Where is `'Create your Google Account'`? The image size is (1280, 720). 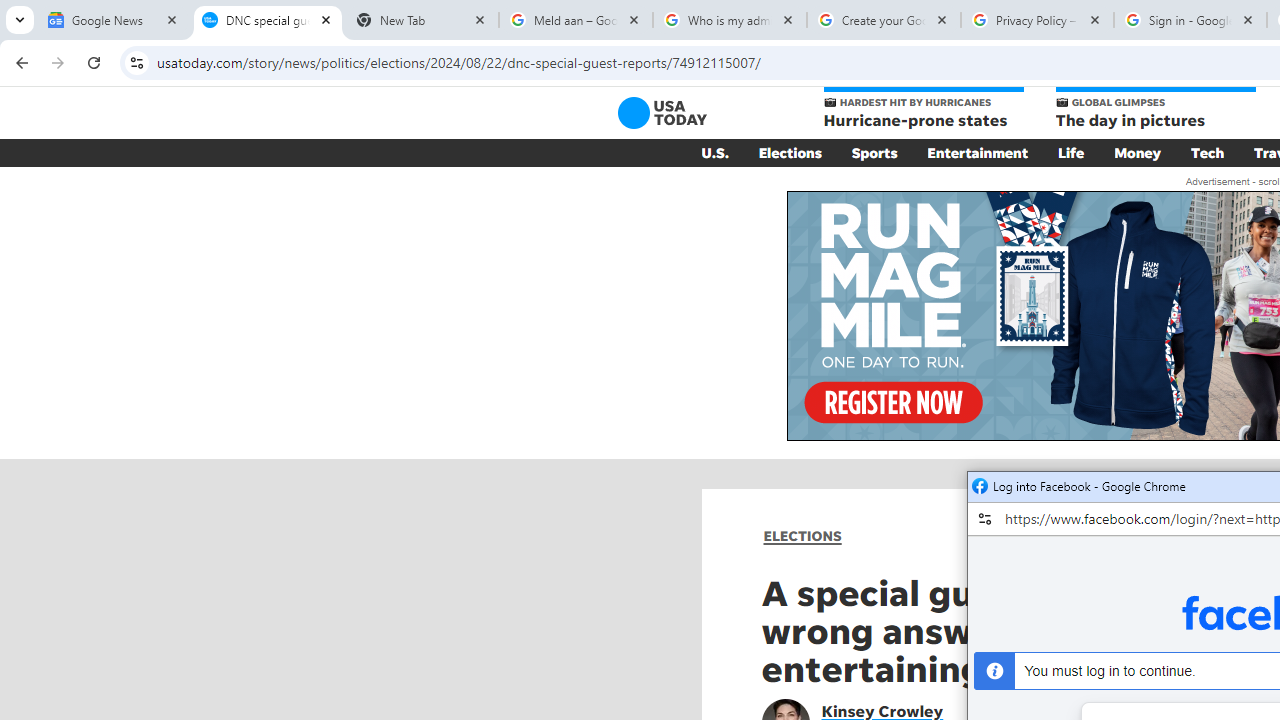
'Create your Google Account' is located at coordinates (882, 20).